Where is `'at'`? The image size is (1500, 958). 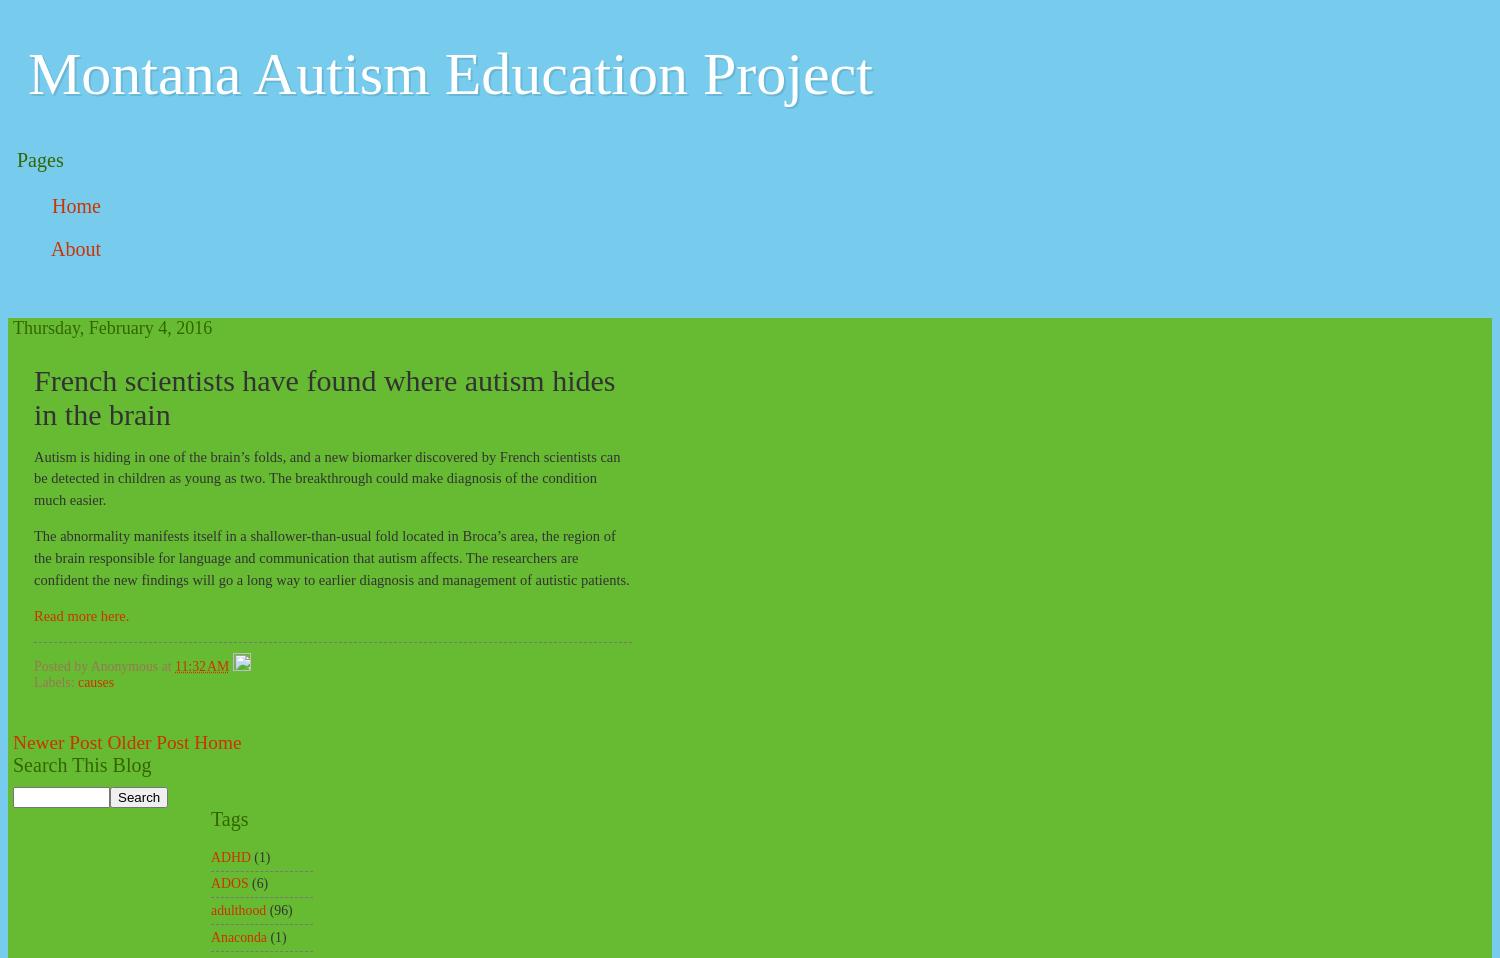
'at' is located at coordinates (160, 665).